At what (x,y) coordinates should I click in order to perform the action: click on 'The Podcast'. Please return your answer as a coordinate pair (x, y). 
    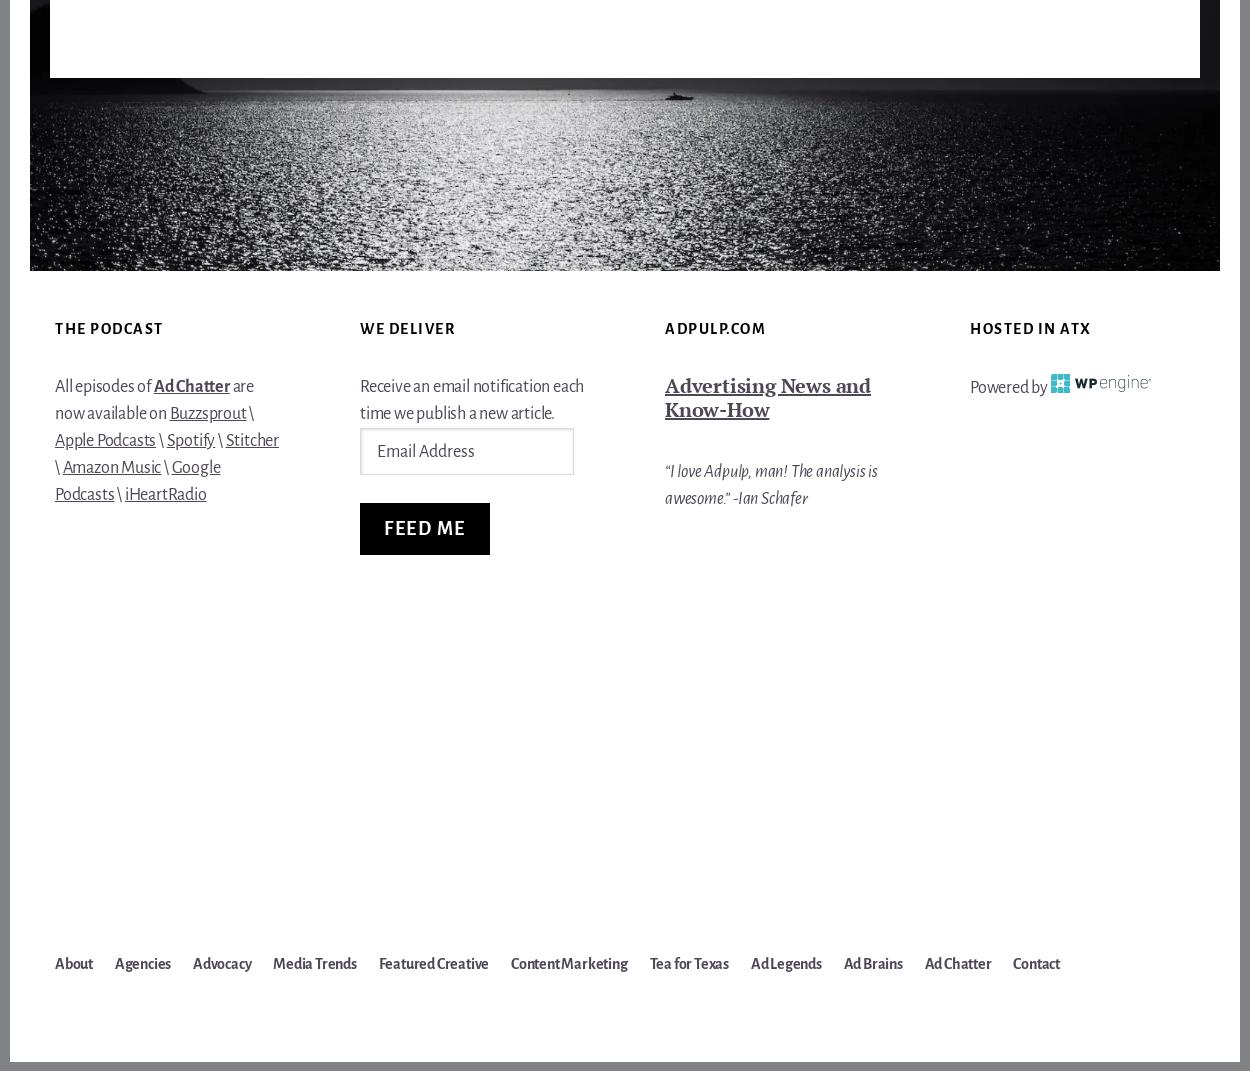
    Looking at the image, I should click on (55, 327).